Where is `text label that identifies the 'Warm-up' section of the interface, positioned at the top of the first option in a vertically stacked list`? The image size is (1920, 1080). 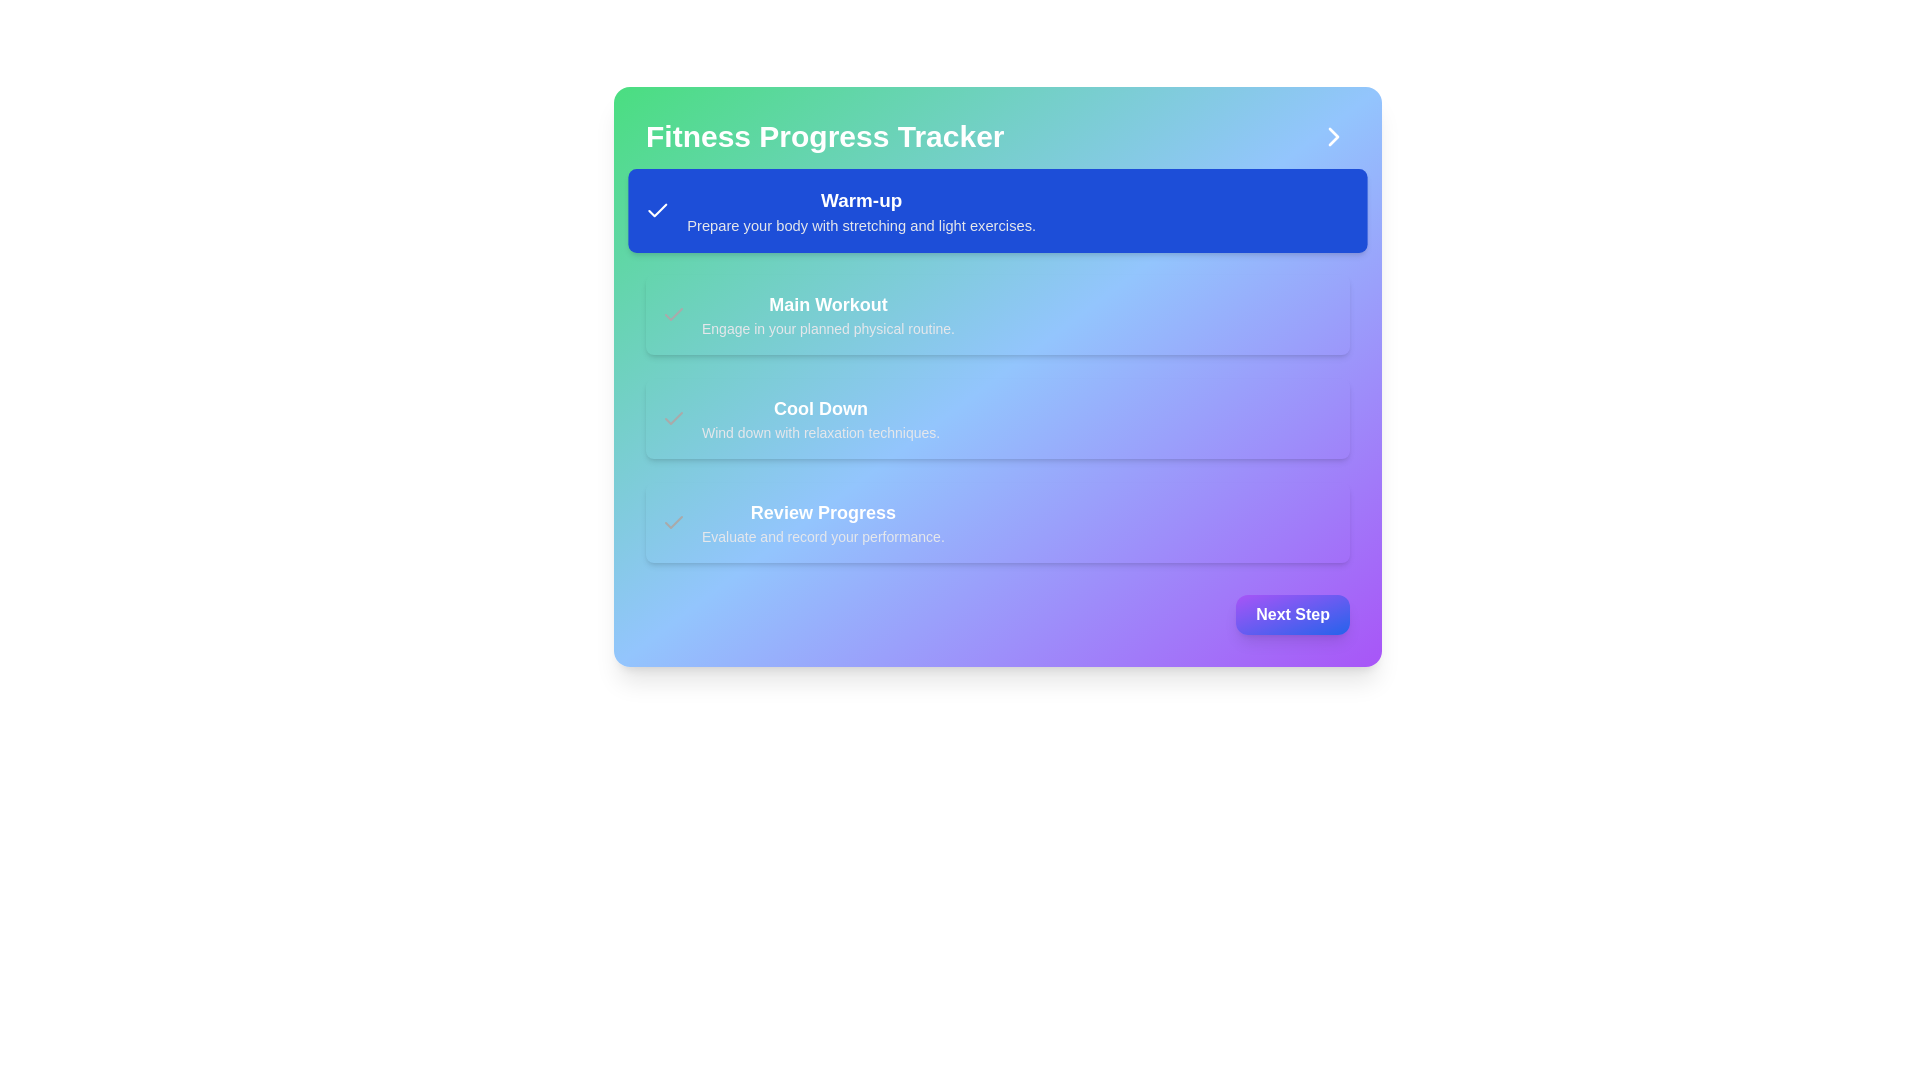 text label that identifies the 'Warm-up' section of the interface, positioned at the top of the first option in a vertically stacked list is located at coordinates (861, 200).